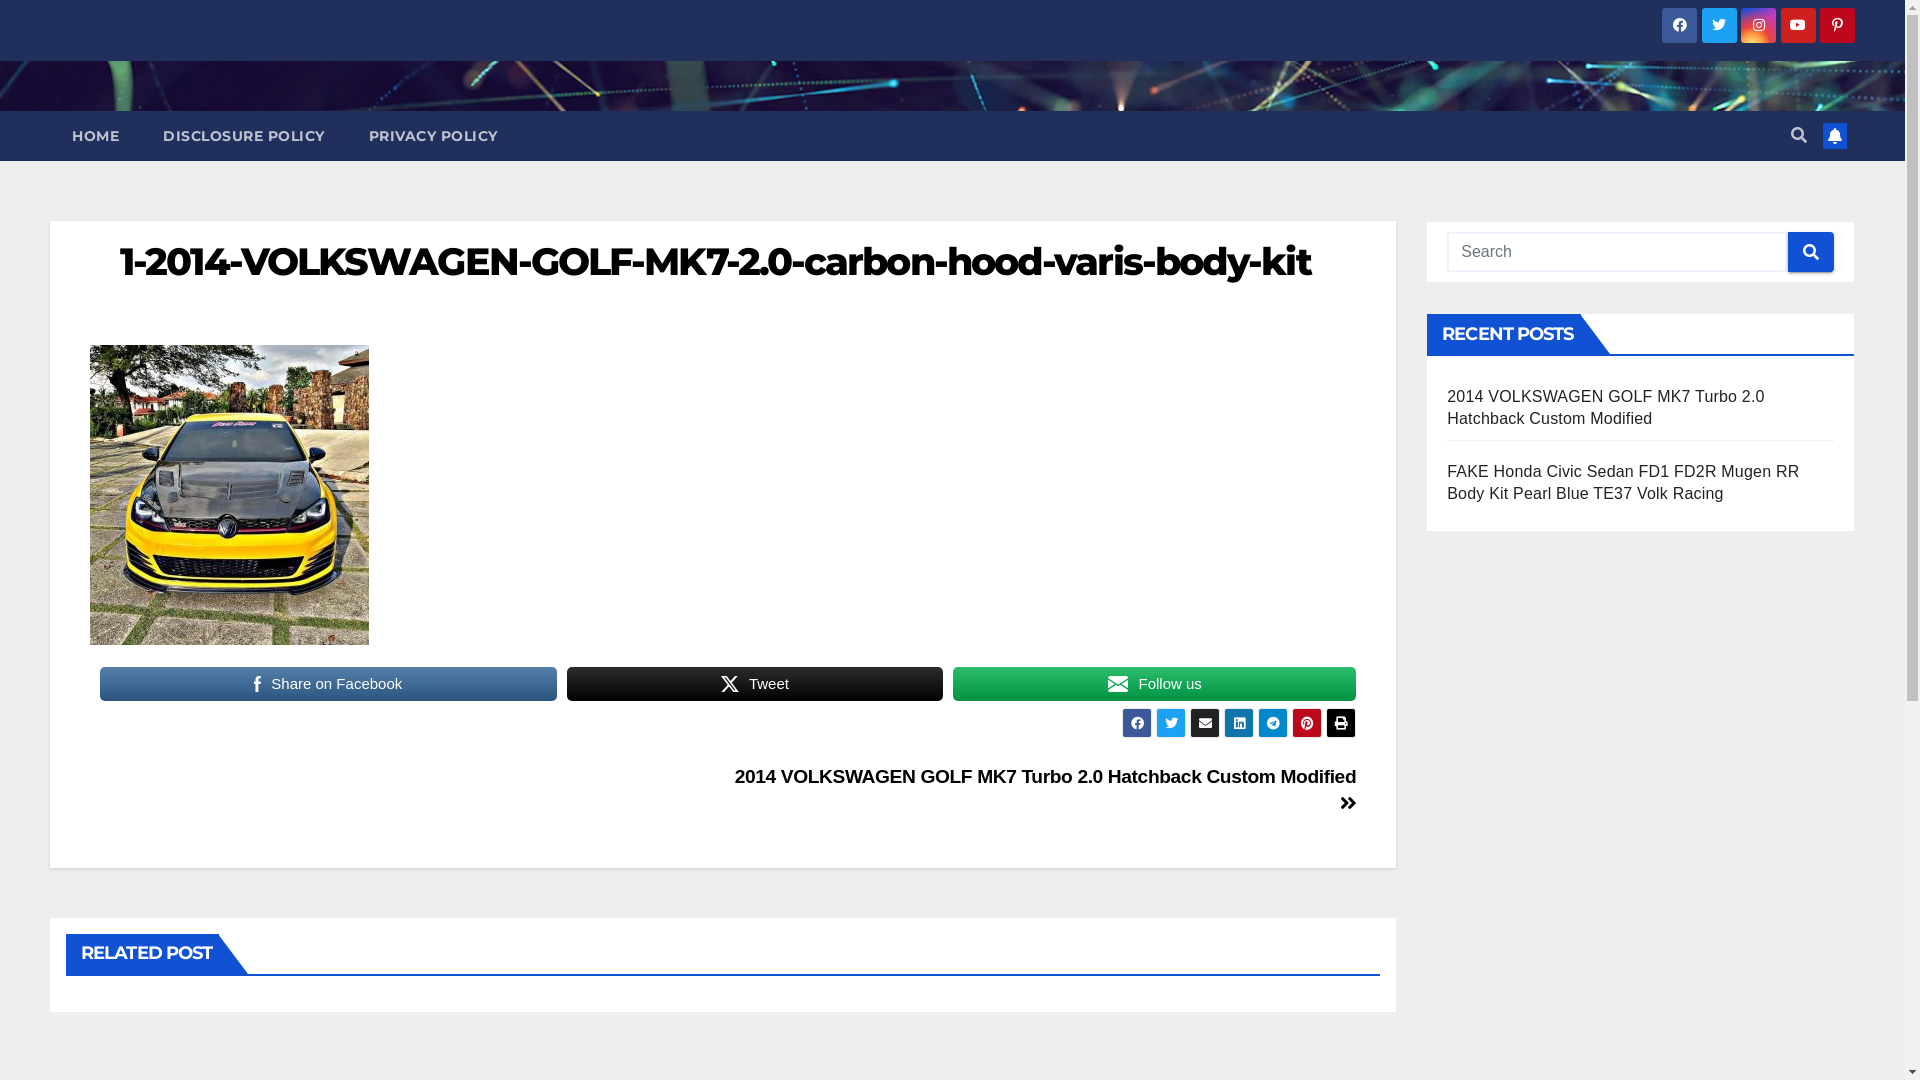  What do you see at coordinates (243, 135) in the screenshot?
I see `'DISCLOSURE POLICY'` at bounding box center [243, 135].